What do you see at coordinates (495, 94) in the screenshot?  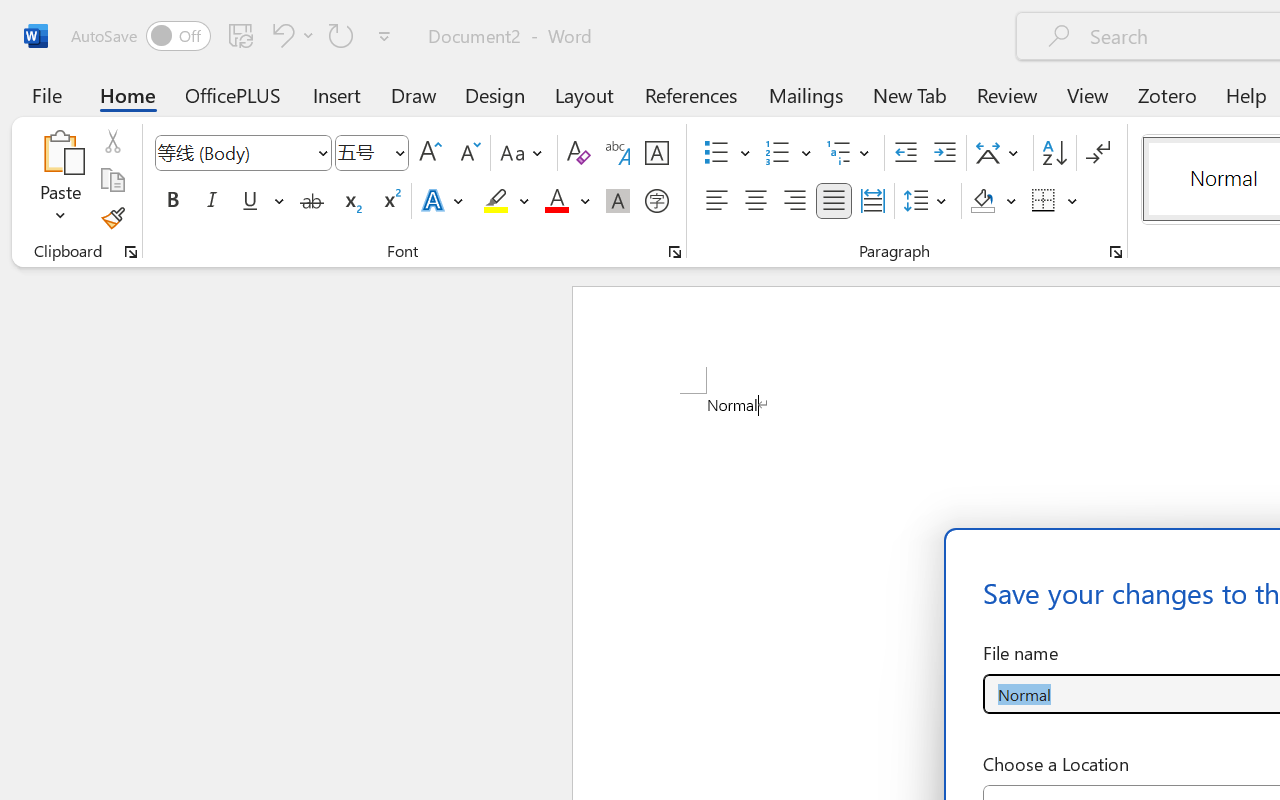 I see `'Design'` at bounding box center [495, 94].